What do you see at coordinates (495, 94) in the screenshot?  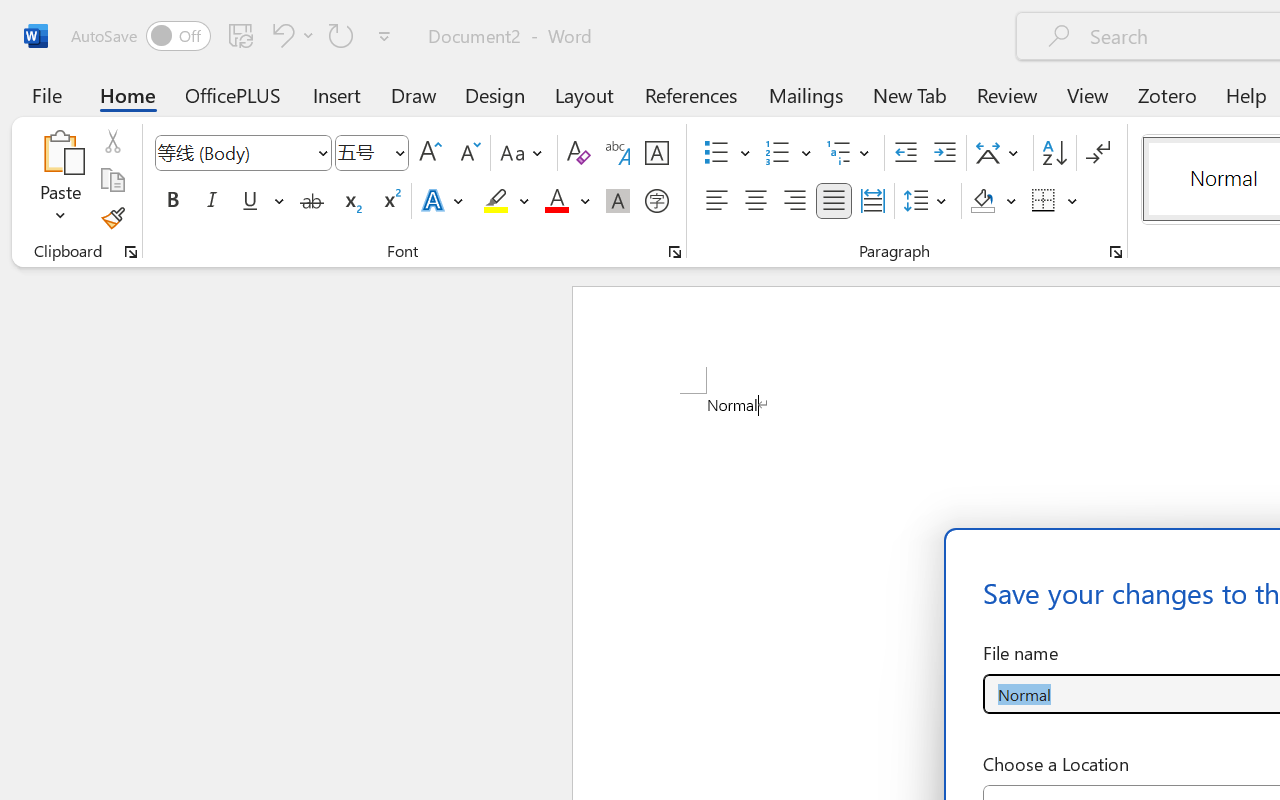 I see `'Design'` at bounding box center [495, 94].